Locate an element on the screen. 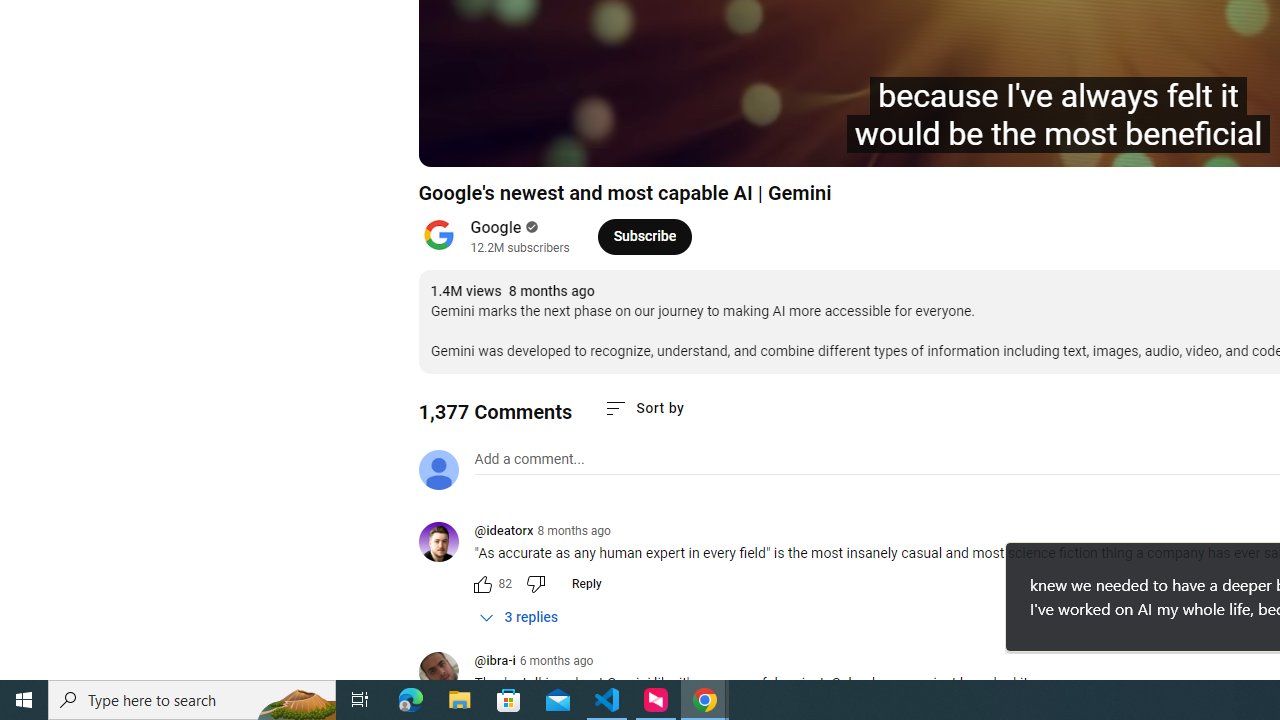 The height and width of the screenshot is (720, 1280). '8 months ago' is located at coordinates (573, 530).